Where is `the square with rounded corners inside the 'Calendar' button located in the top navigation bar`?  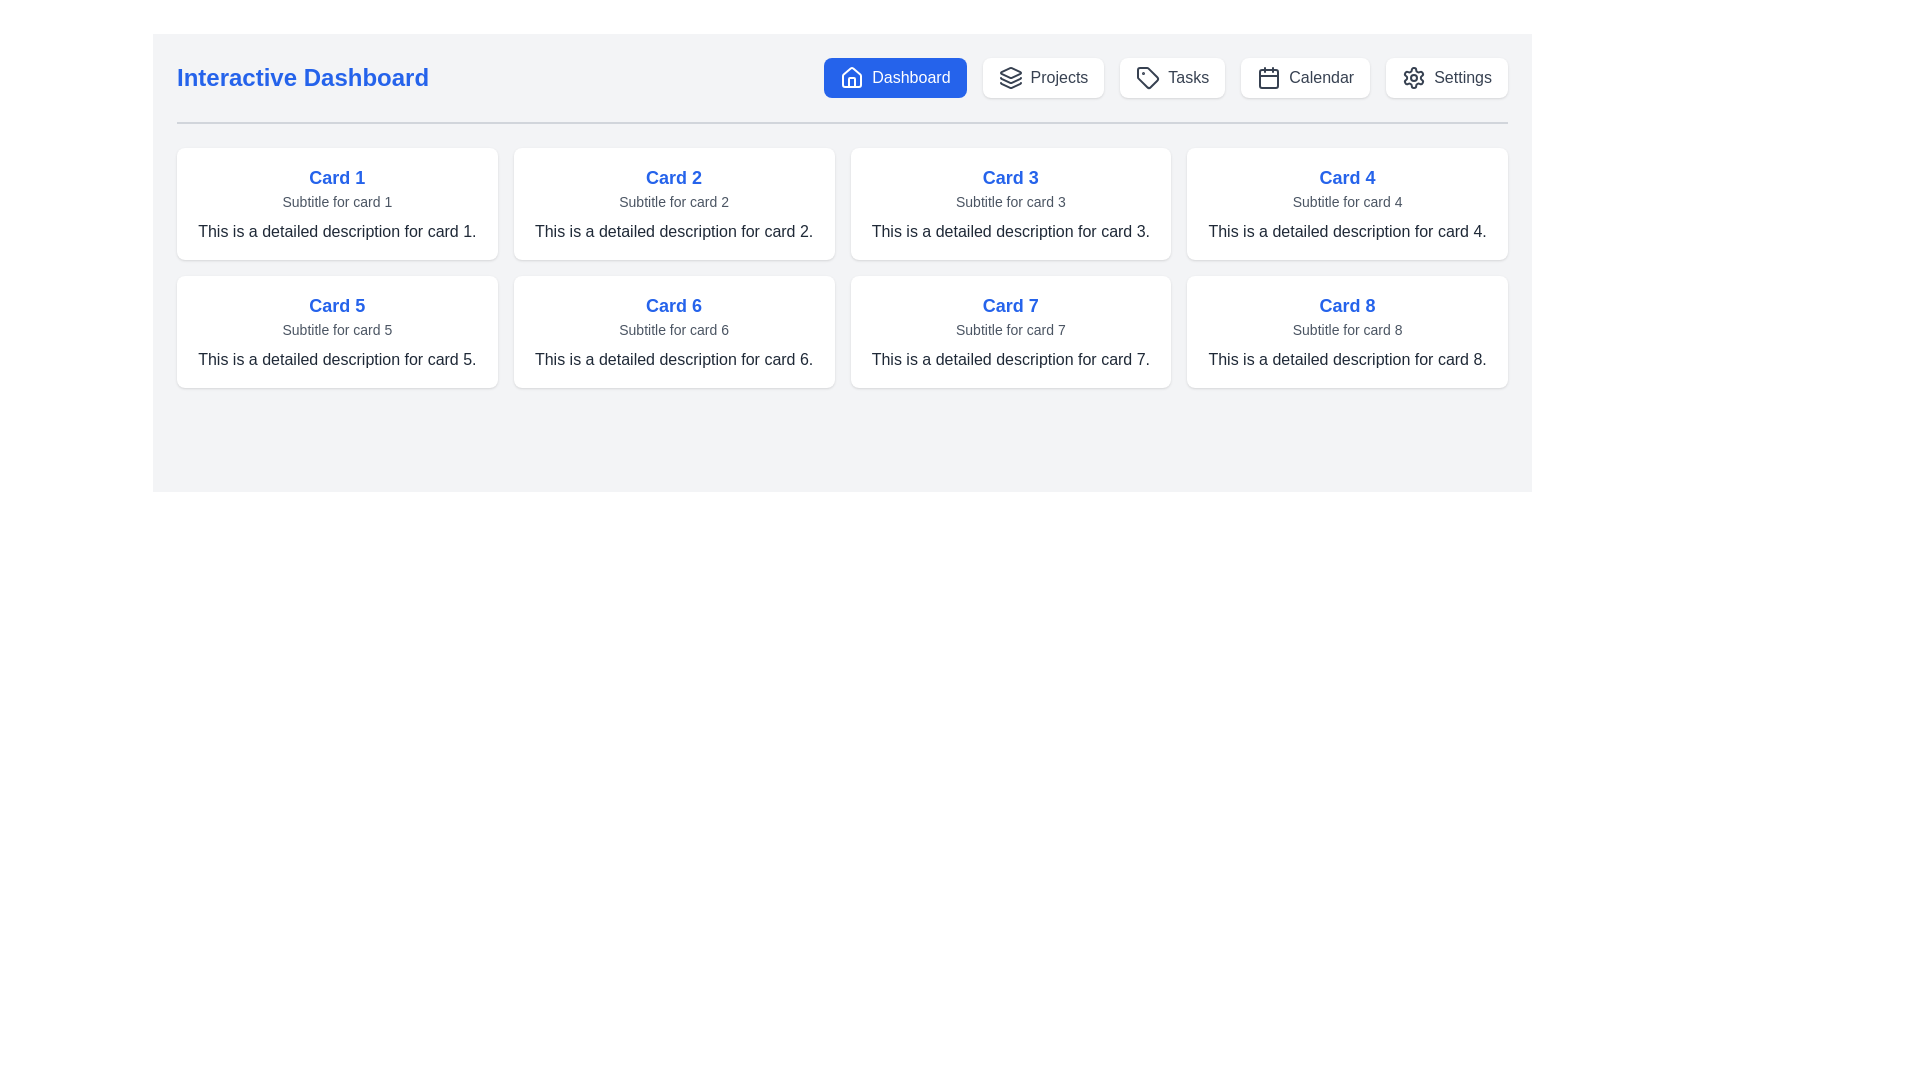
the square with rounded corners inside the 'Calendar' button located in the top navigation bar is located at coordinates (1268, 77).